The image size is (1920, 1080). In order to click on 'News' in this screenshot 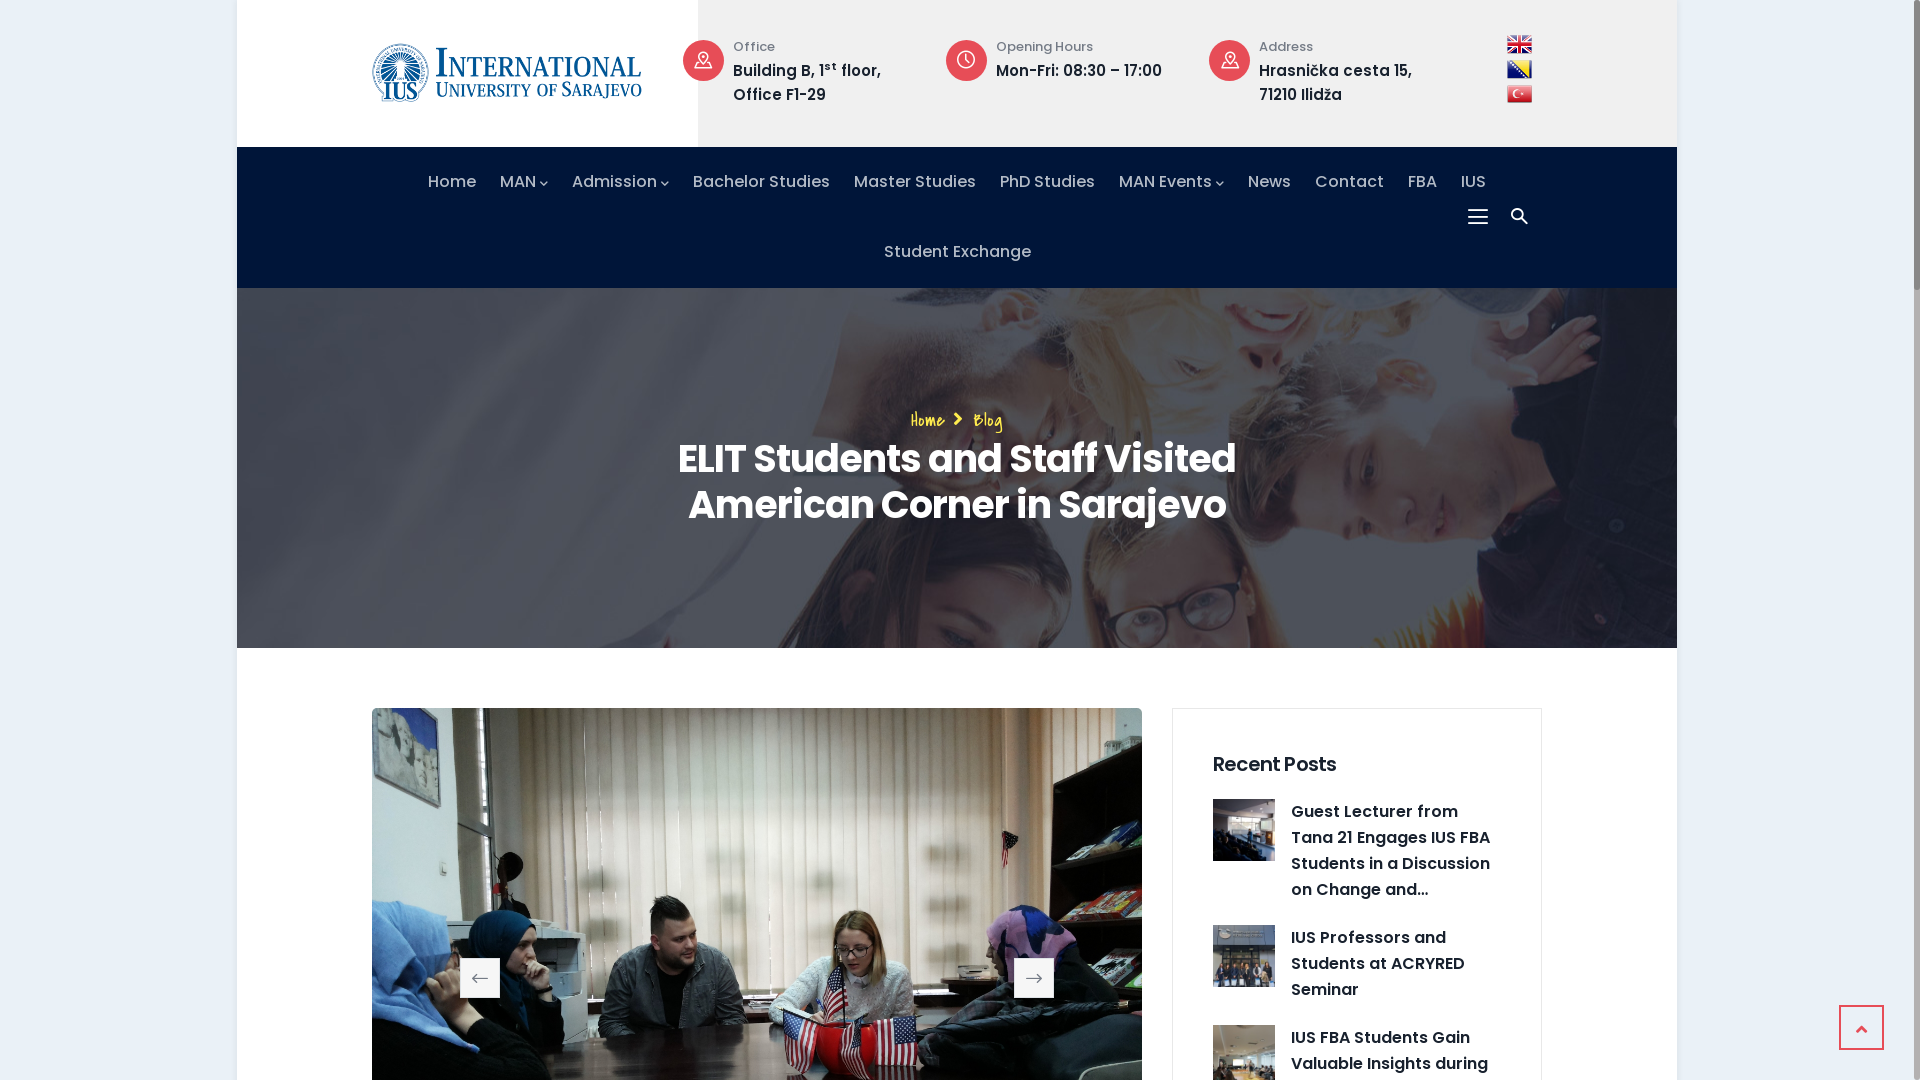, I will do `click(1268, 181)`.